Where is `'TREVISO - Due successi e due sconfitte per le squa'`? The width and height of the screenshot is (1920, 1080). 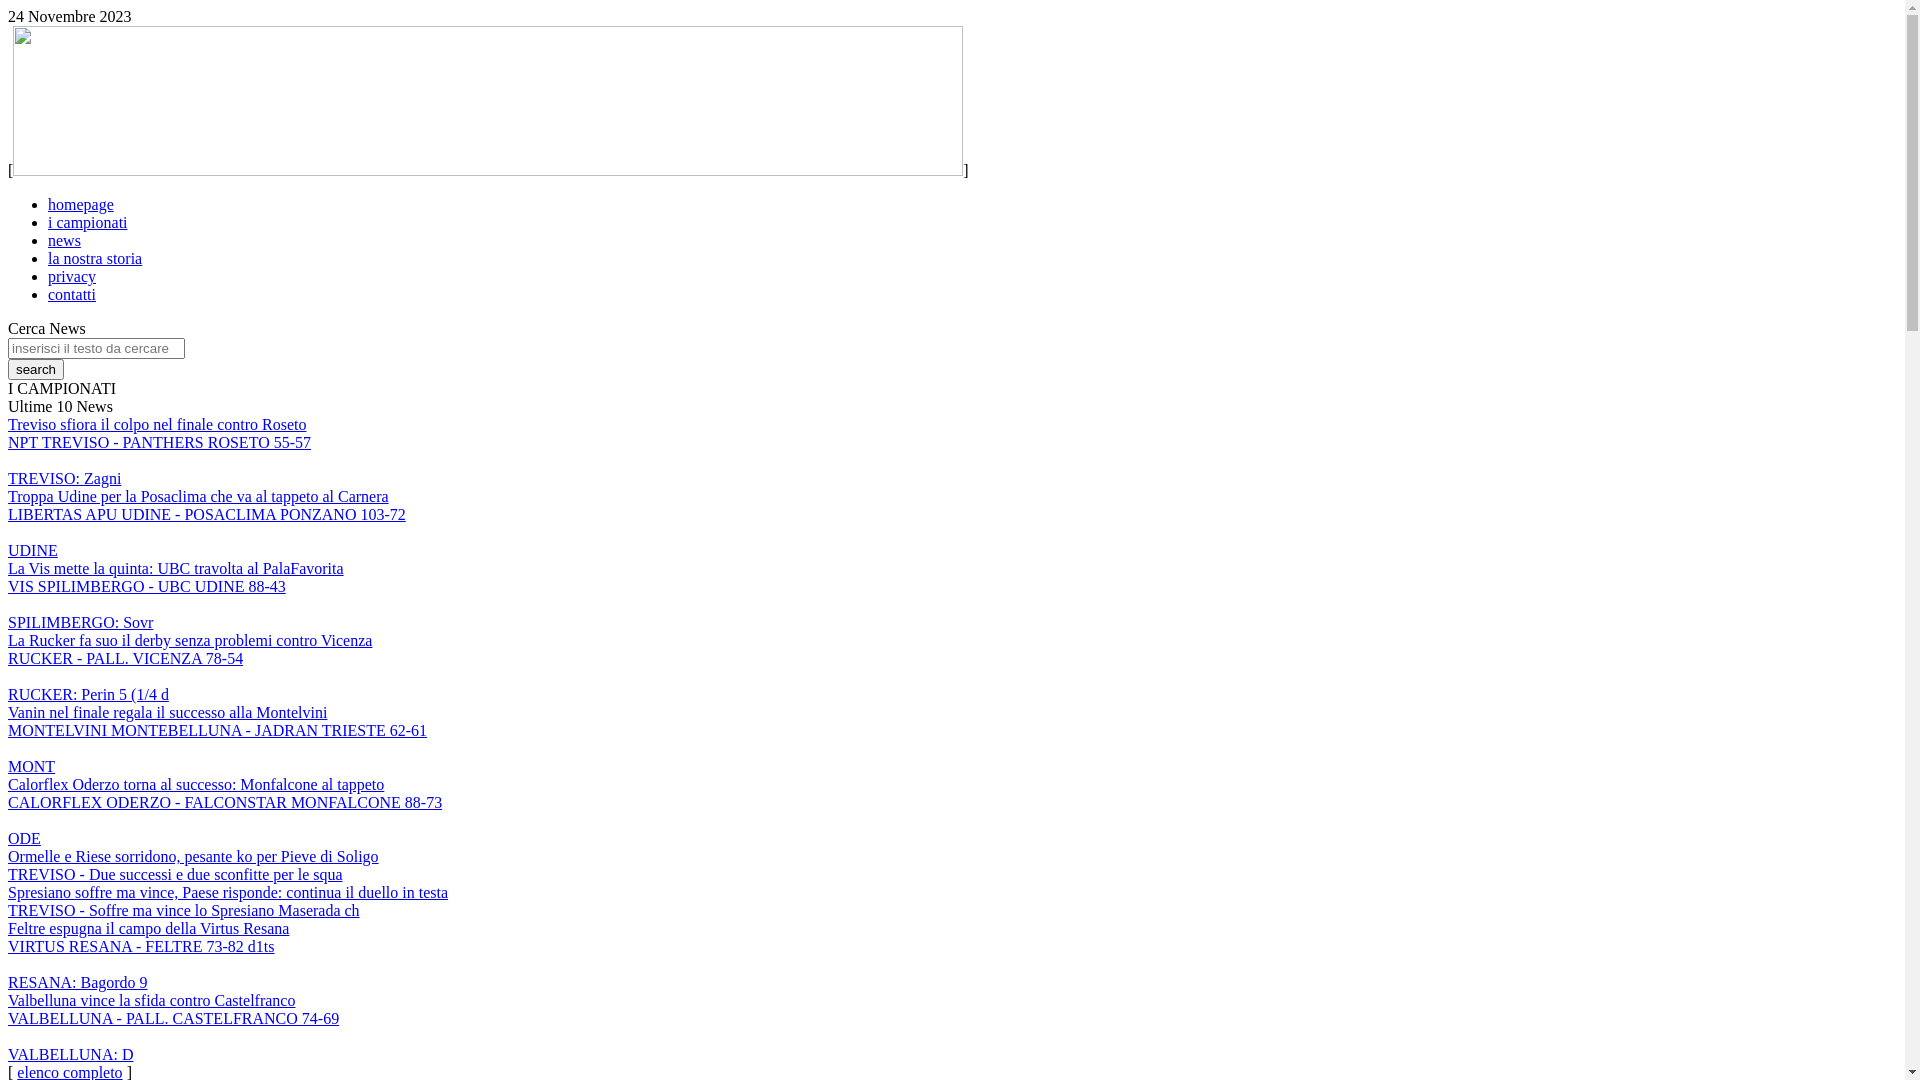 'TREVISO - Due successi e due sconfitte per le squa' is located at coordinates (175, 873).